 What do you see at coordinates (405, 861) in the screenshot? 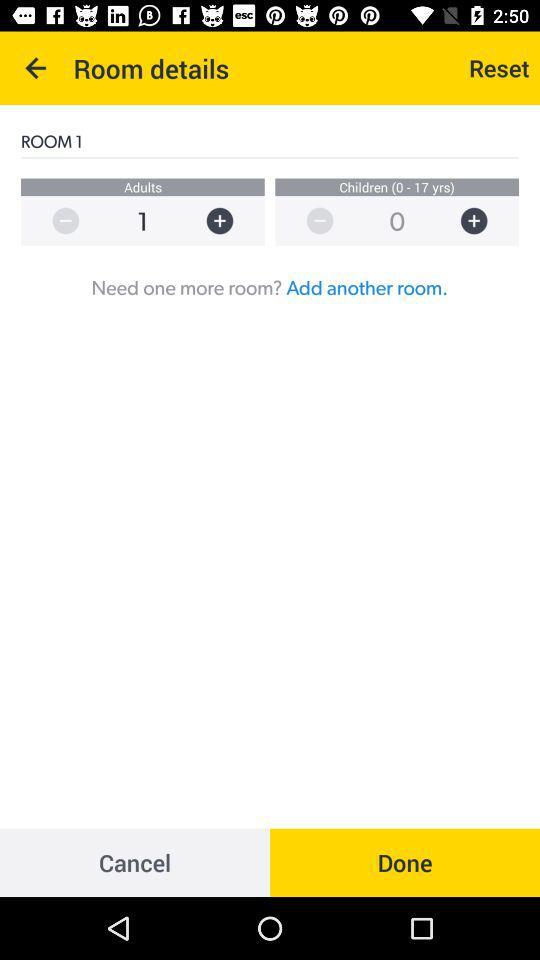
I see `done` at bounding box center [405, 861].